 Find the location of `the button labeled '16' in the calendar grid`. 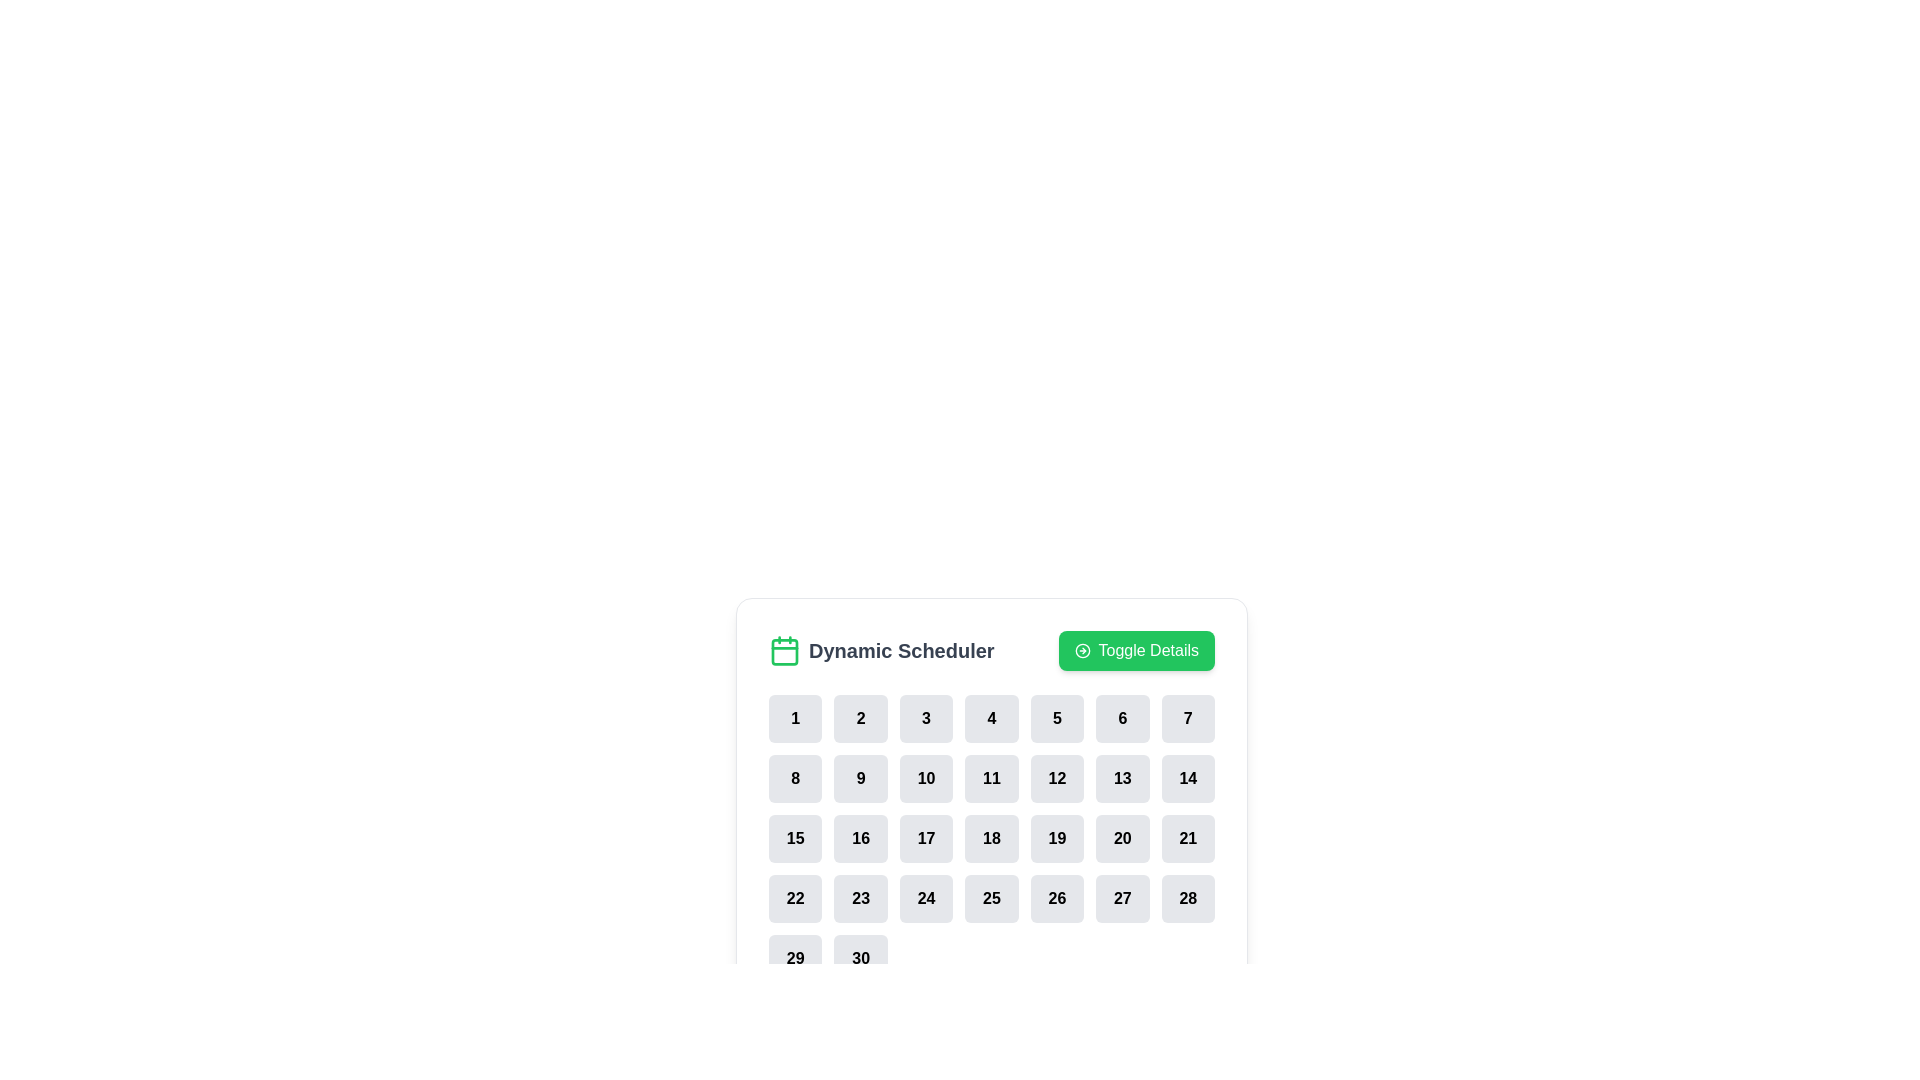

the button labeled '16' in the calendar grid is located at coordinates (861, 839).